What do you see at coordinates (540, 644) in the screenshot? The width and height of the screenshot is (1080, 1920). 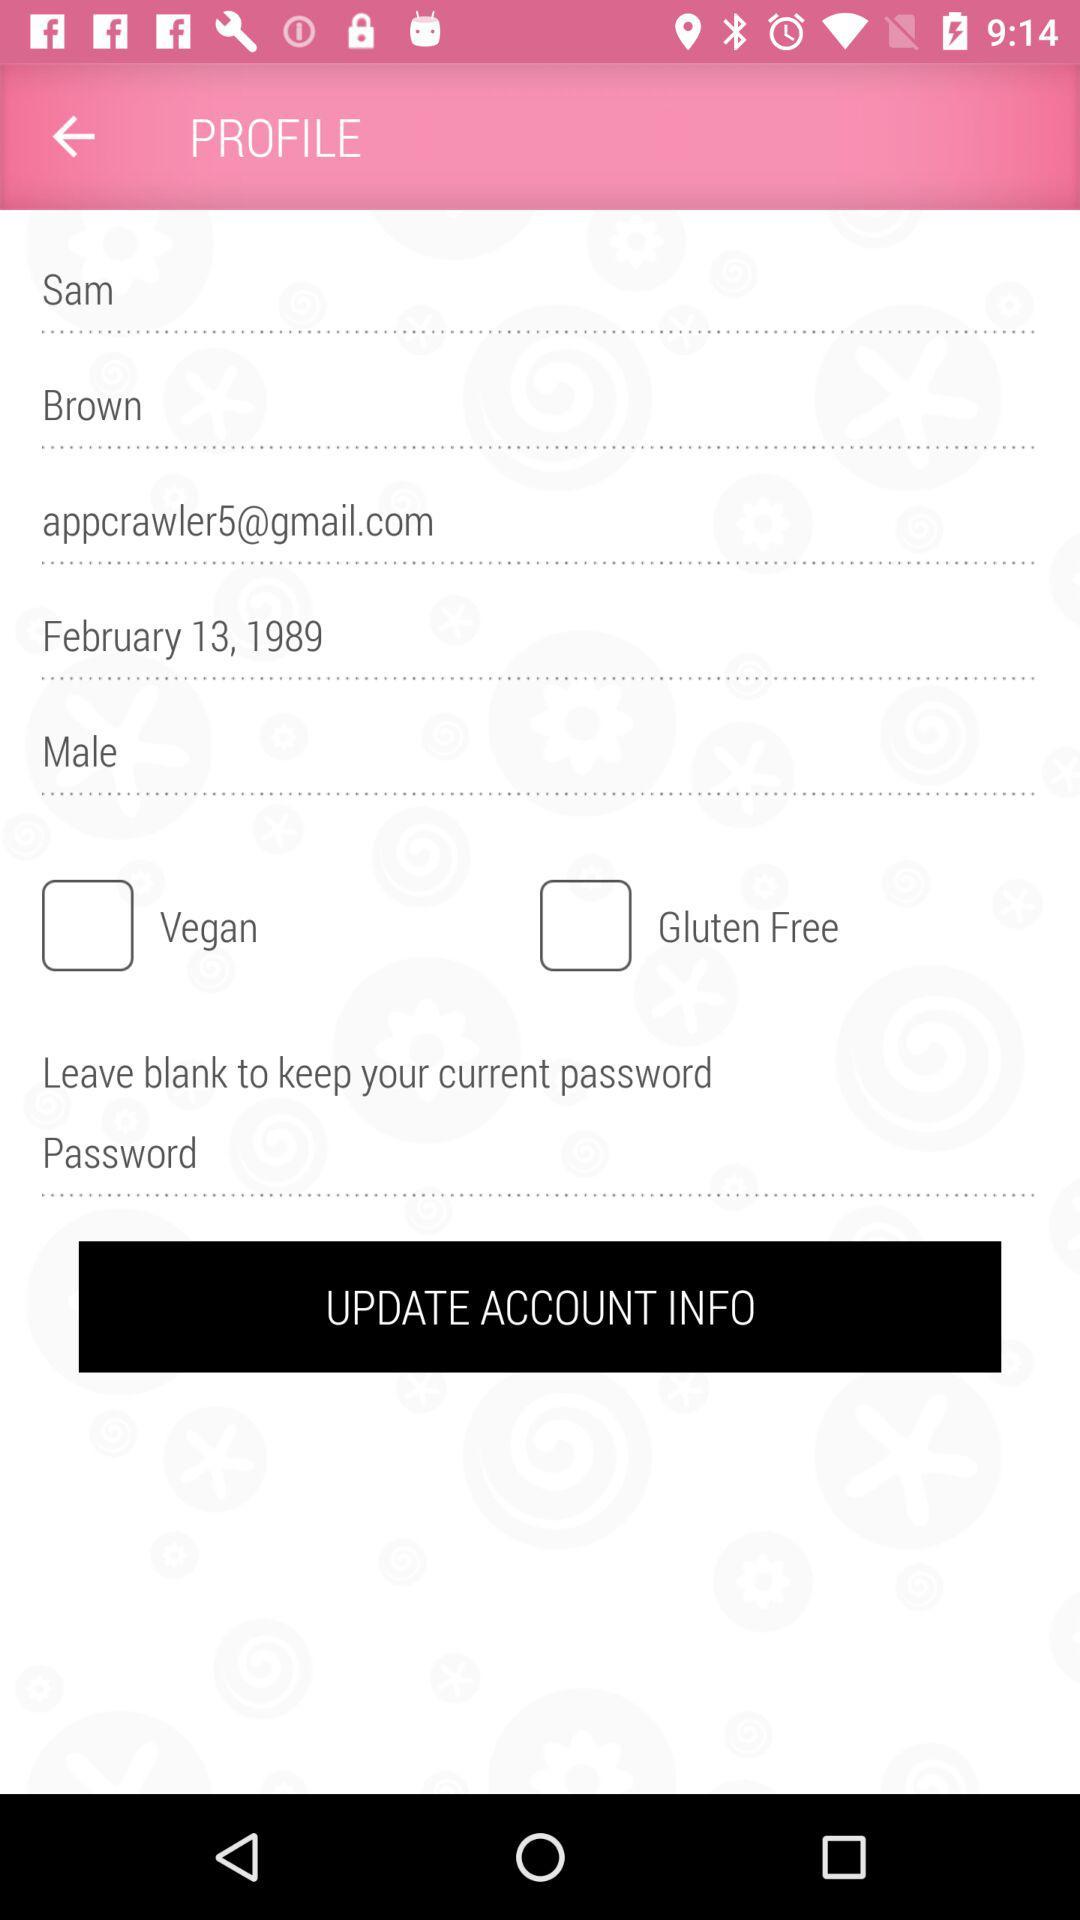 I see `the item below the appcrawler5@gmail.com item` at bounding box center [540, 644].